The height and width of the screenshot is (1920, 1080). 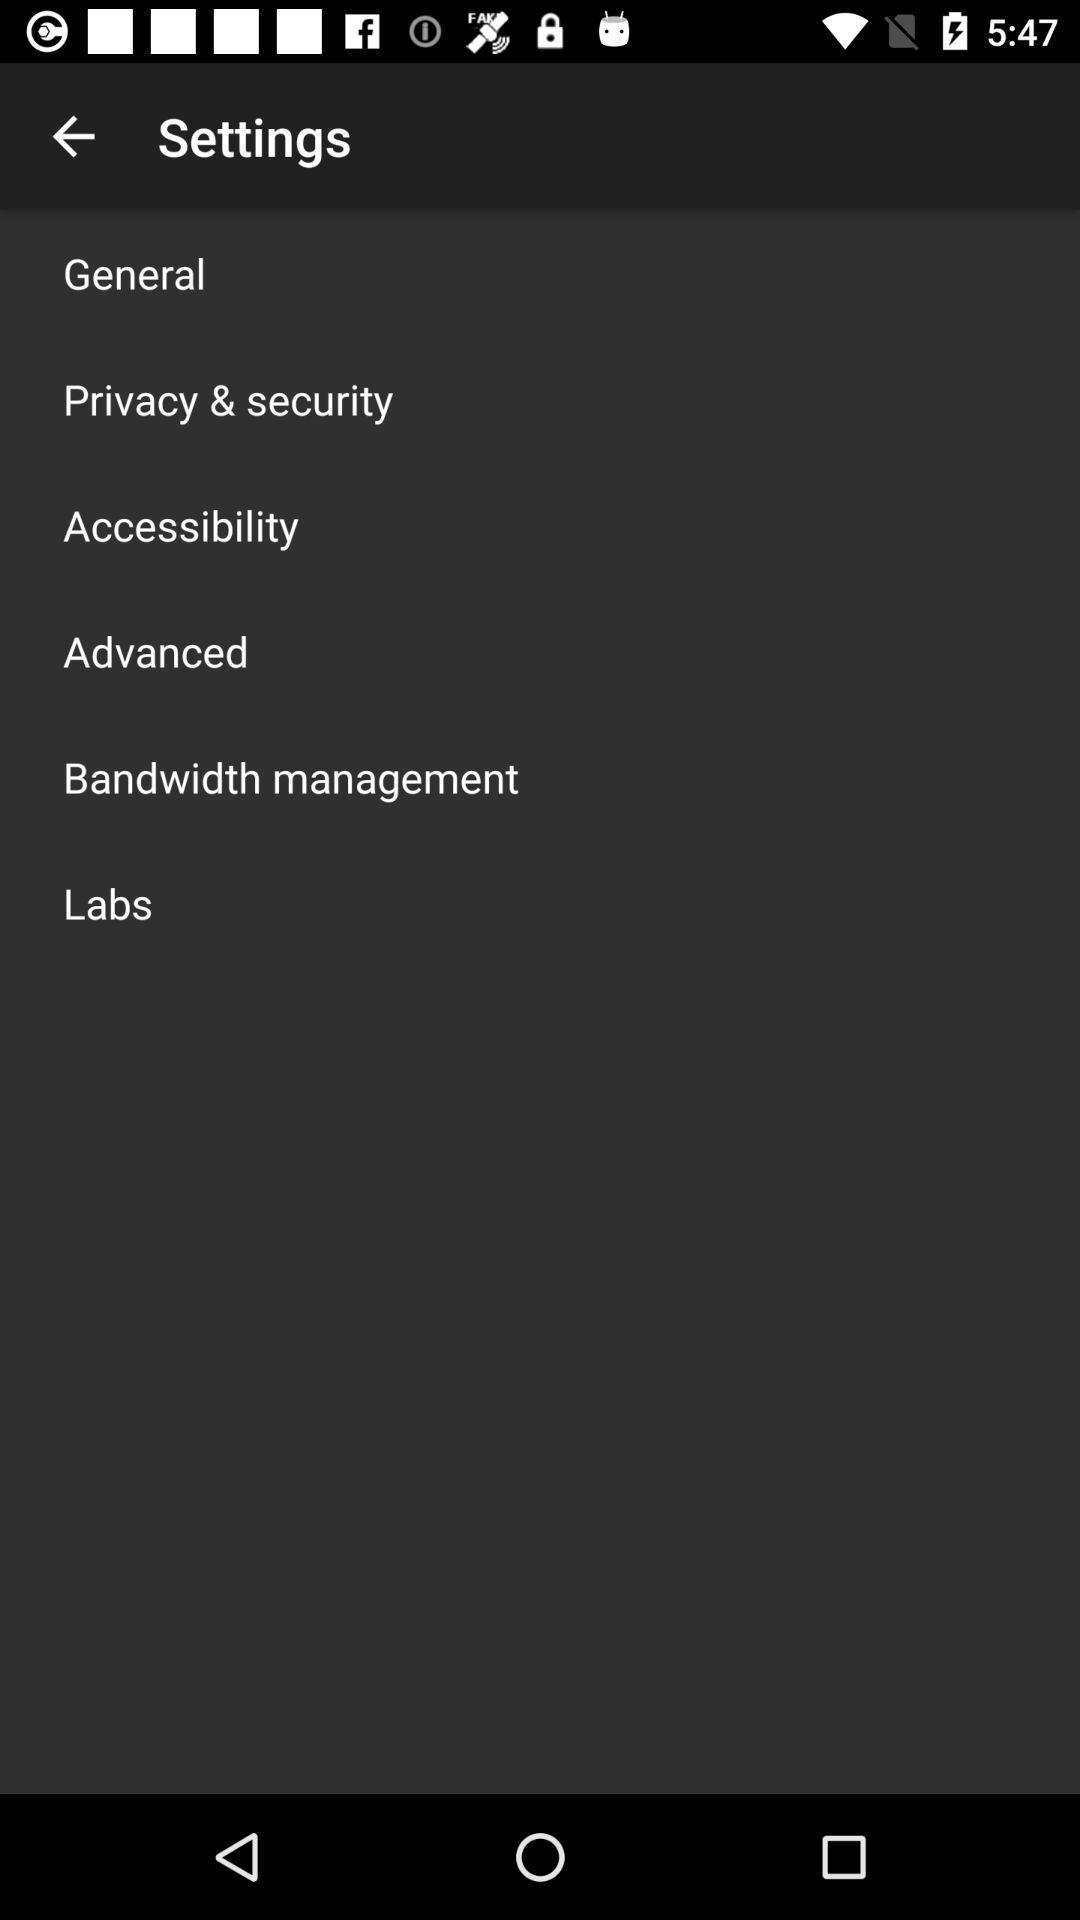 I want to click on the general, so click(x=134, y=272).